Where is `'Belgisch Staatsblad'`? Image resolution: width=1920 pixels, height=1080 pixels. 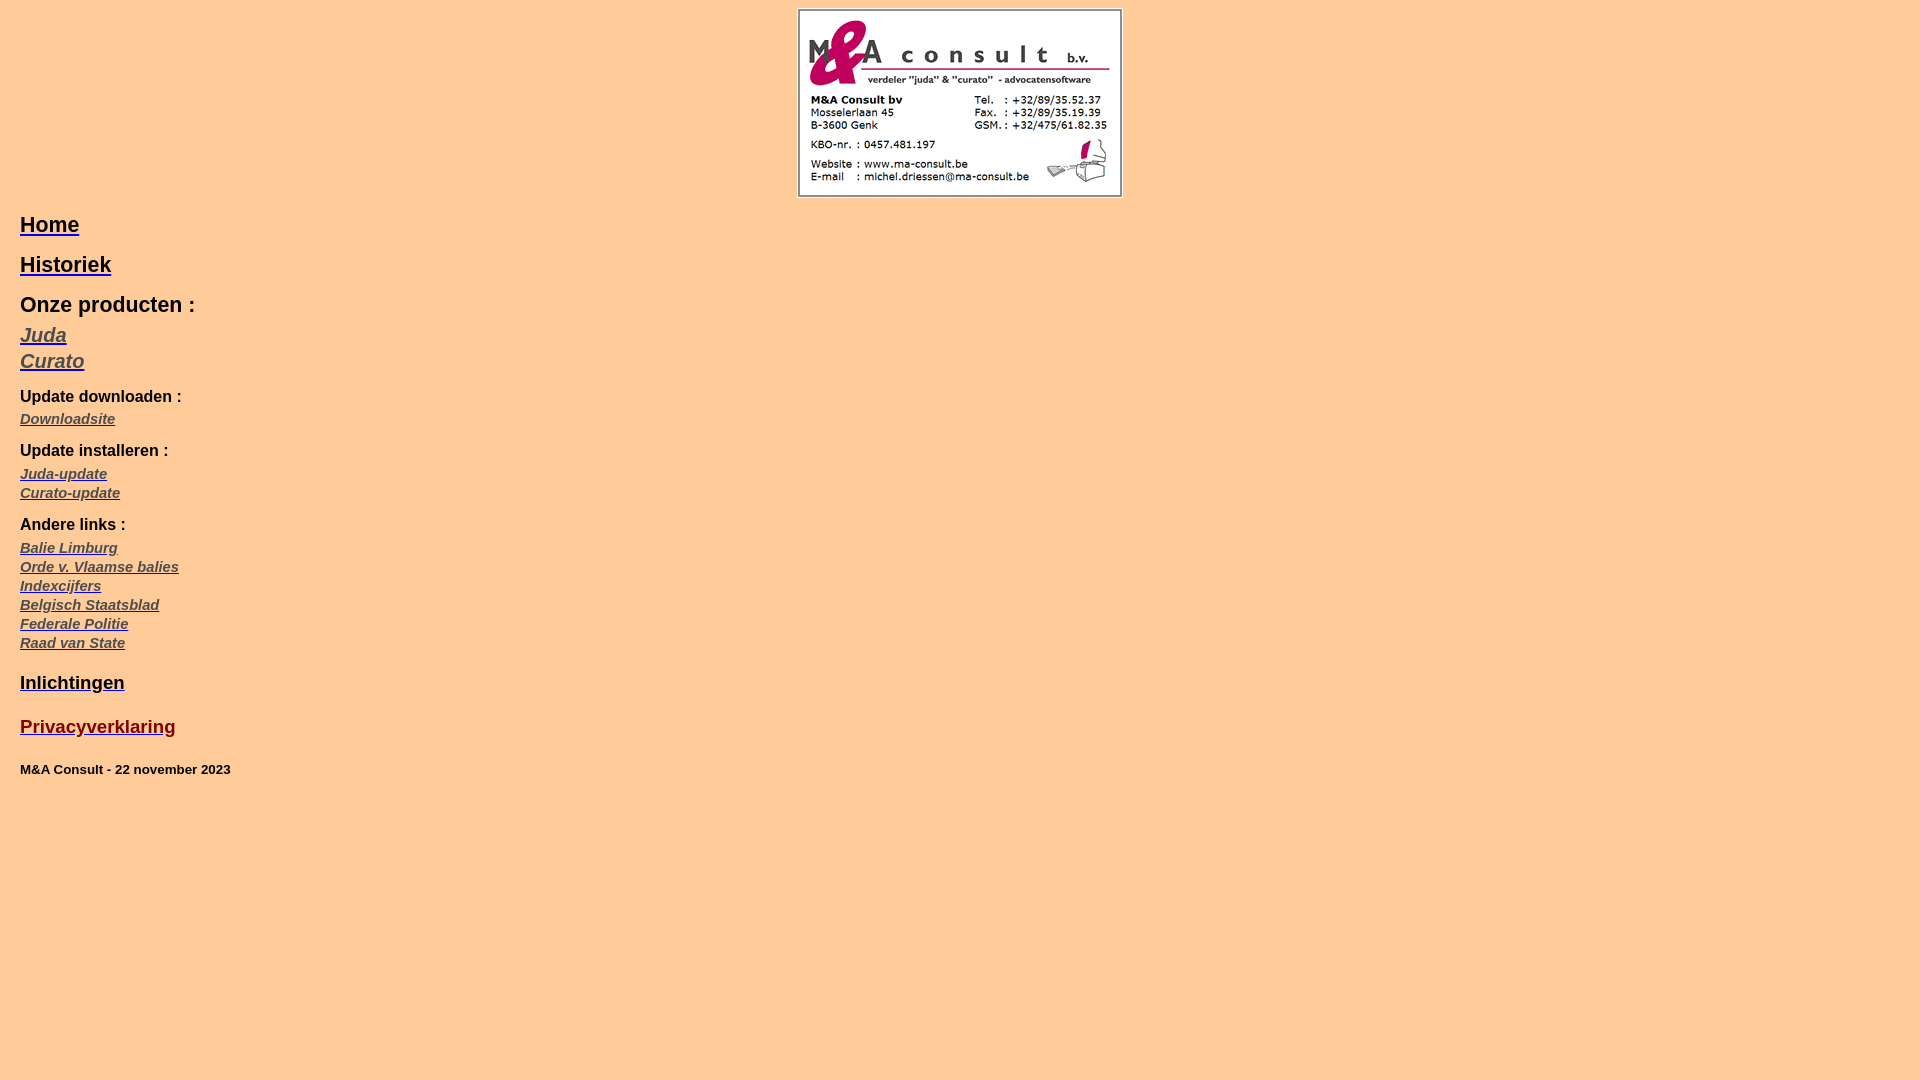
'Belgisch Staatsblad' is located at coordinates (88, 604).